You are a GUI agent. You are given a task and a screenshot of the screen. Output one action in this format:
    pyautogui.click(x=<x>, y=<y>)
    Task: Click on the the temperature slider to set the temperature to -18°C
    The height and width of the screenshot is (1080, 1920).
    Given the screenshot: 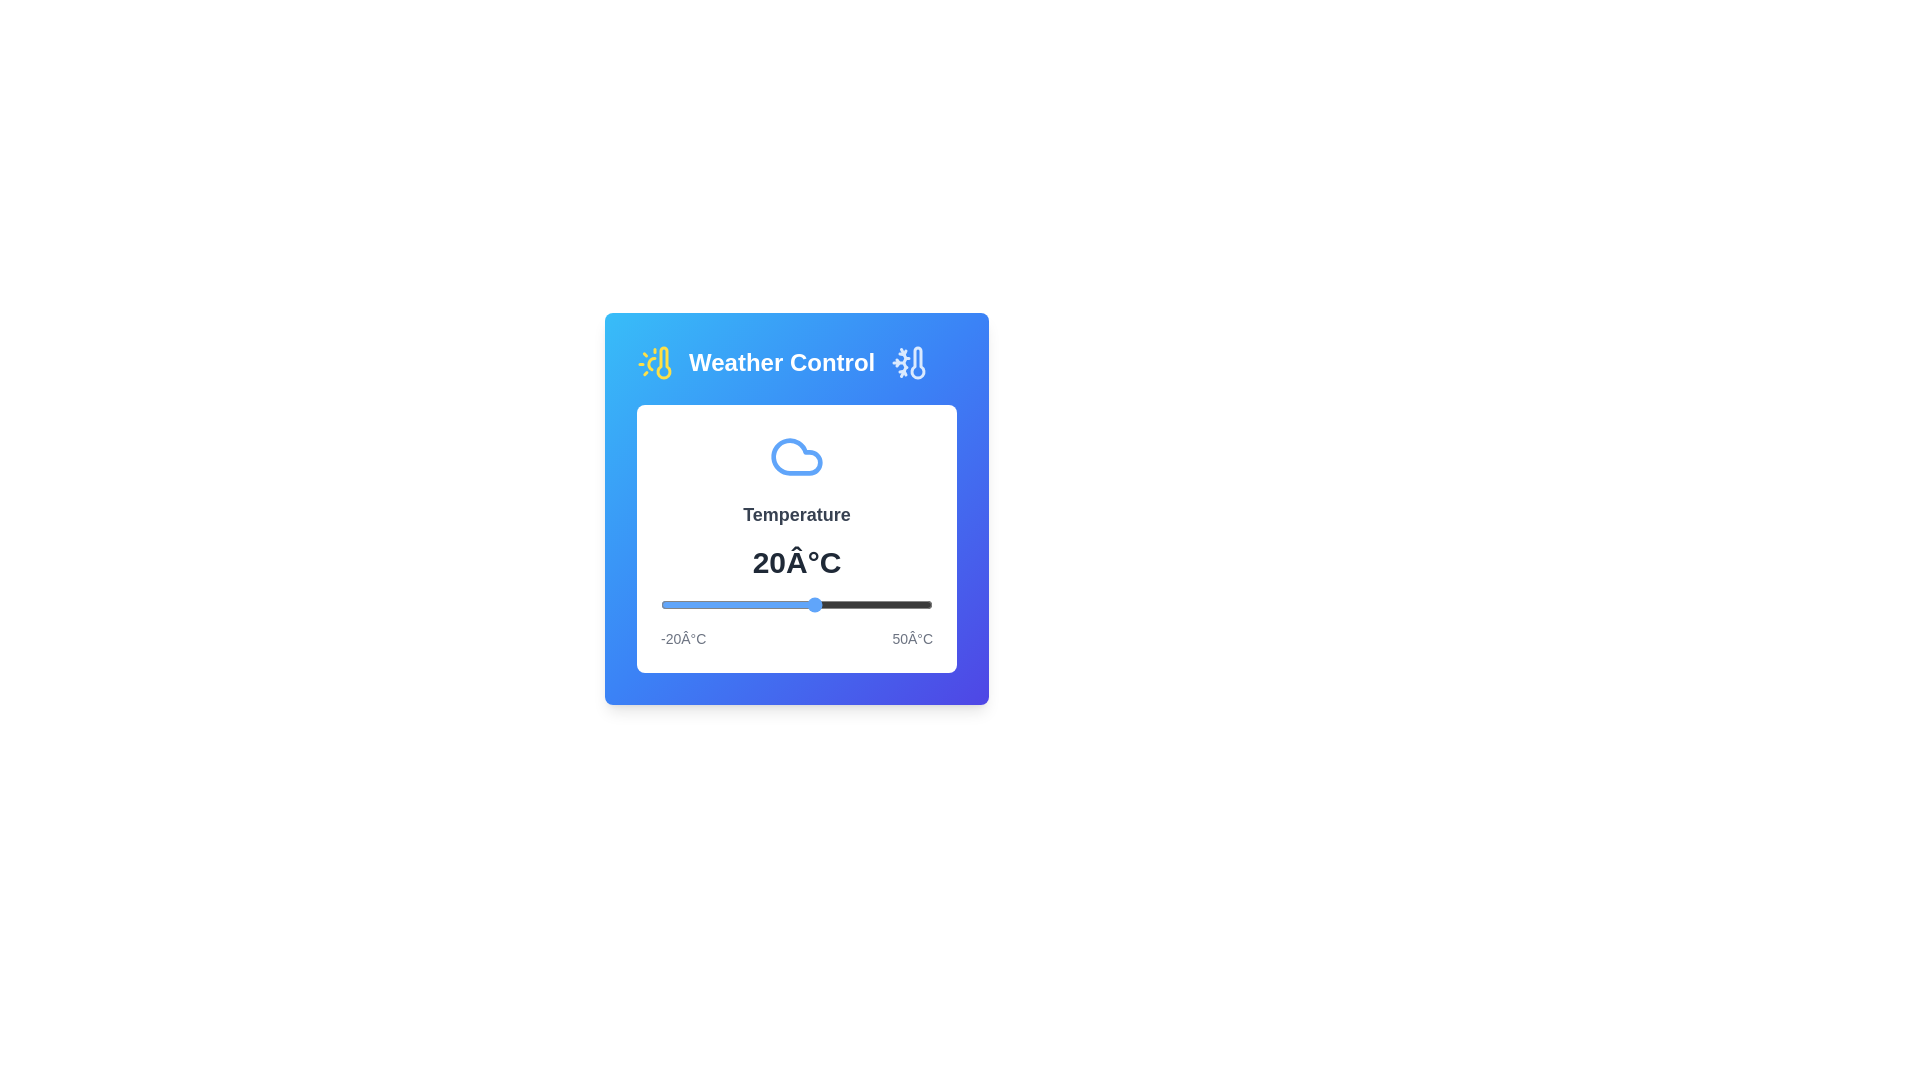 What is the action you would take?
    pyautogui.click(x=668, y=604)
    